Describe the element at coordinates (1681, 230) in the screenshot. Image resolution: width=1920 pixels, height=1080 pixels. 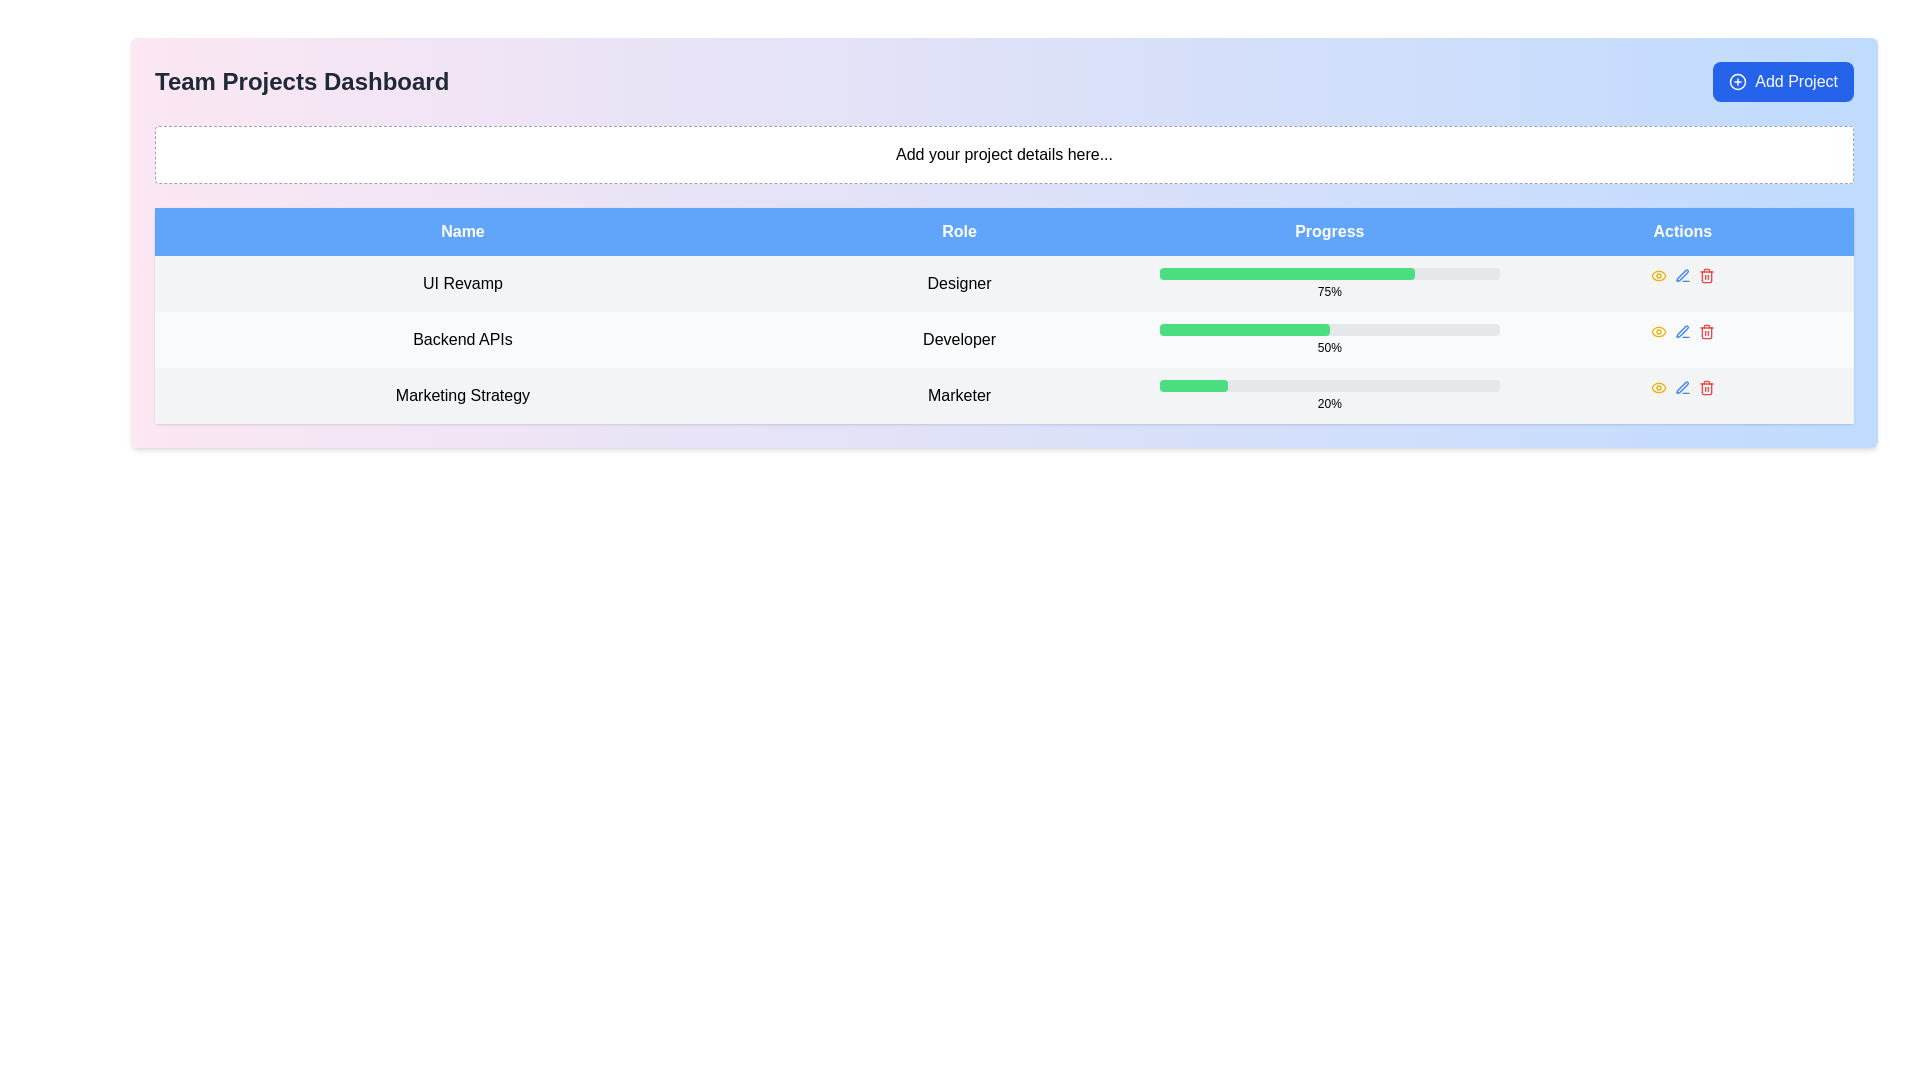
I see `the 'Actions' column header in the table, which is the fourth element in the row of headers labeled 'Name', 'Role', 'Progress', and 'Actions'` at that location.